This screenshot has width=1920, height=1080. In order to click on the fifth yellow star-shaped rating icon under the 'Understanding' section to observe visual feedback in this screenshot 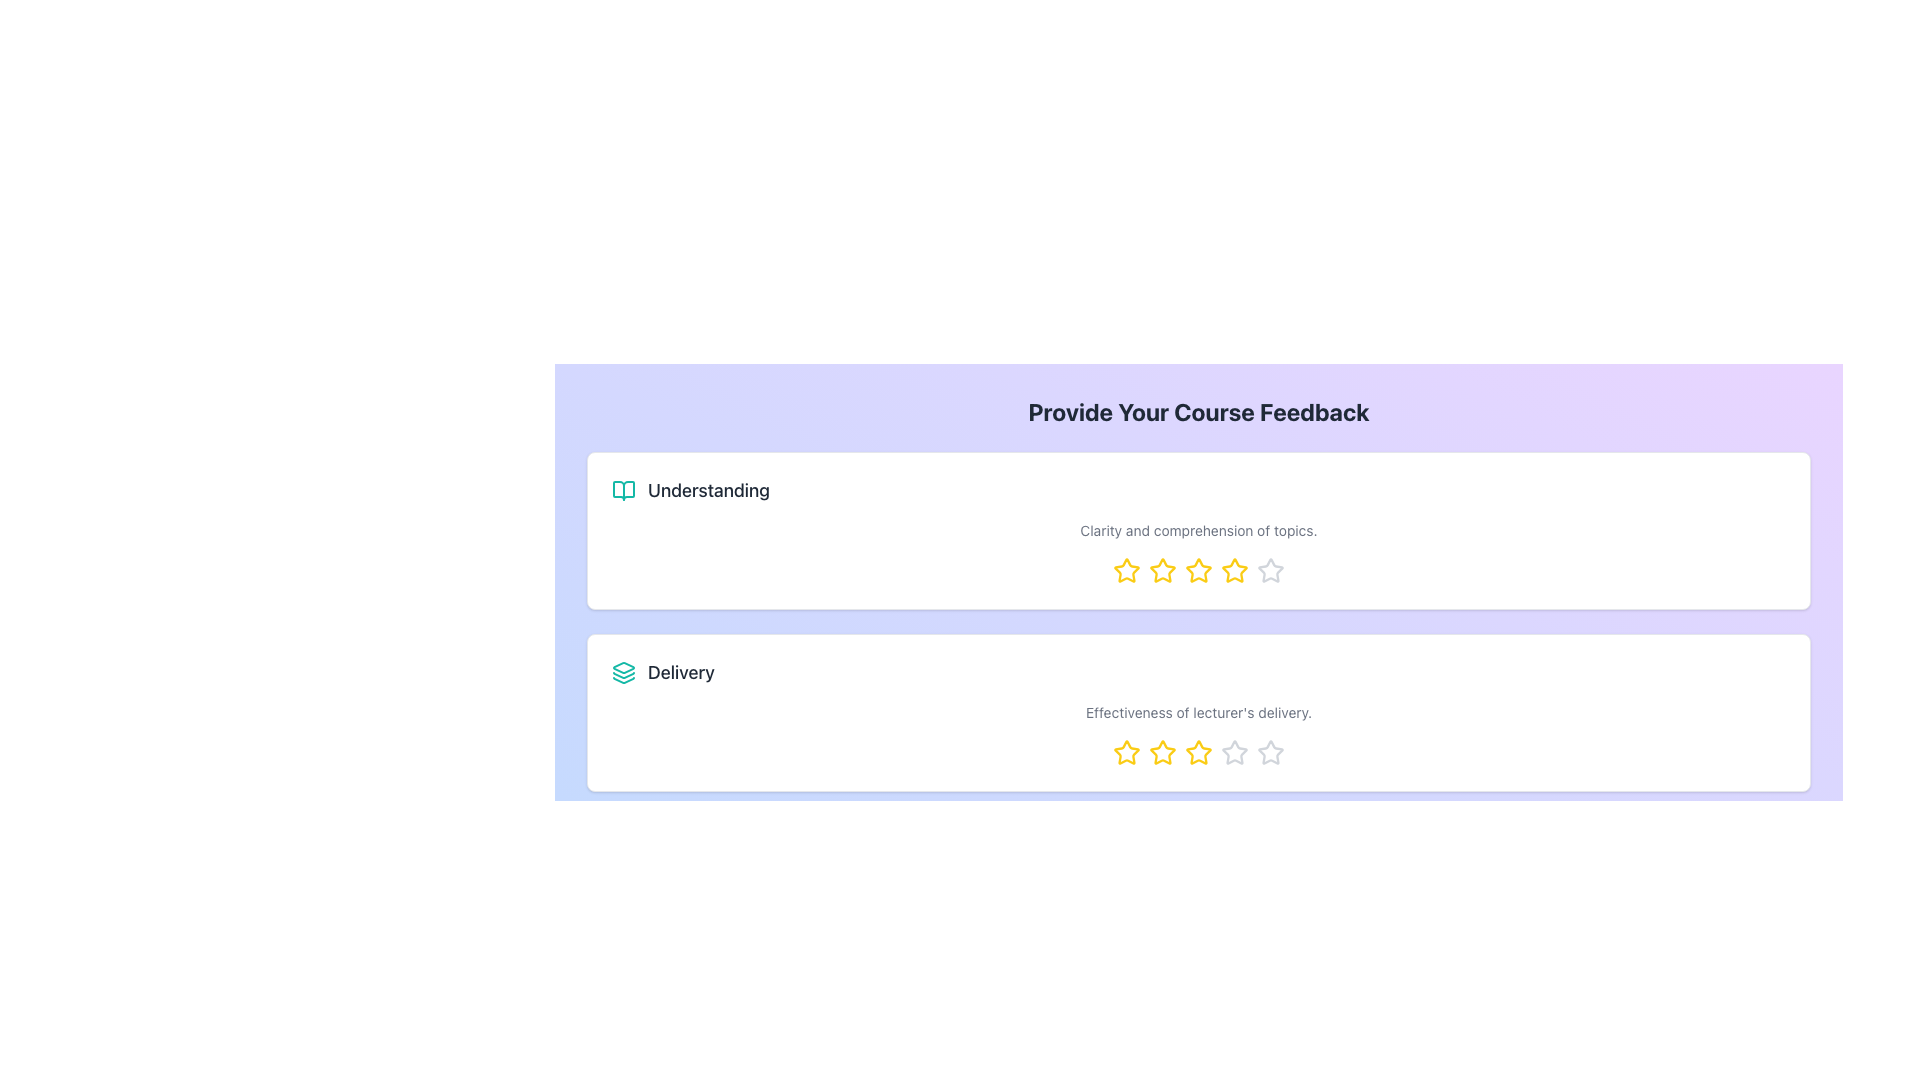, I will do `click(1233, 570)`.